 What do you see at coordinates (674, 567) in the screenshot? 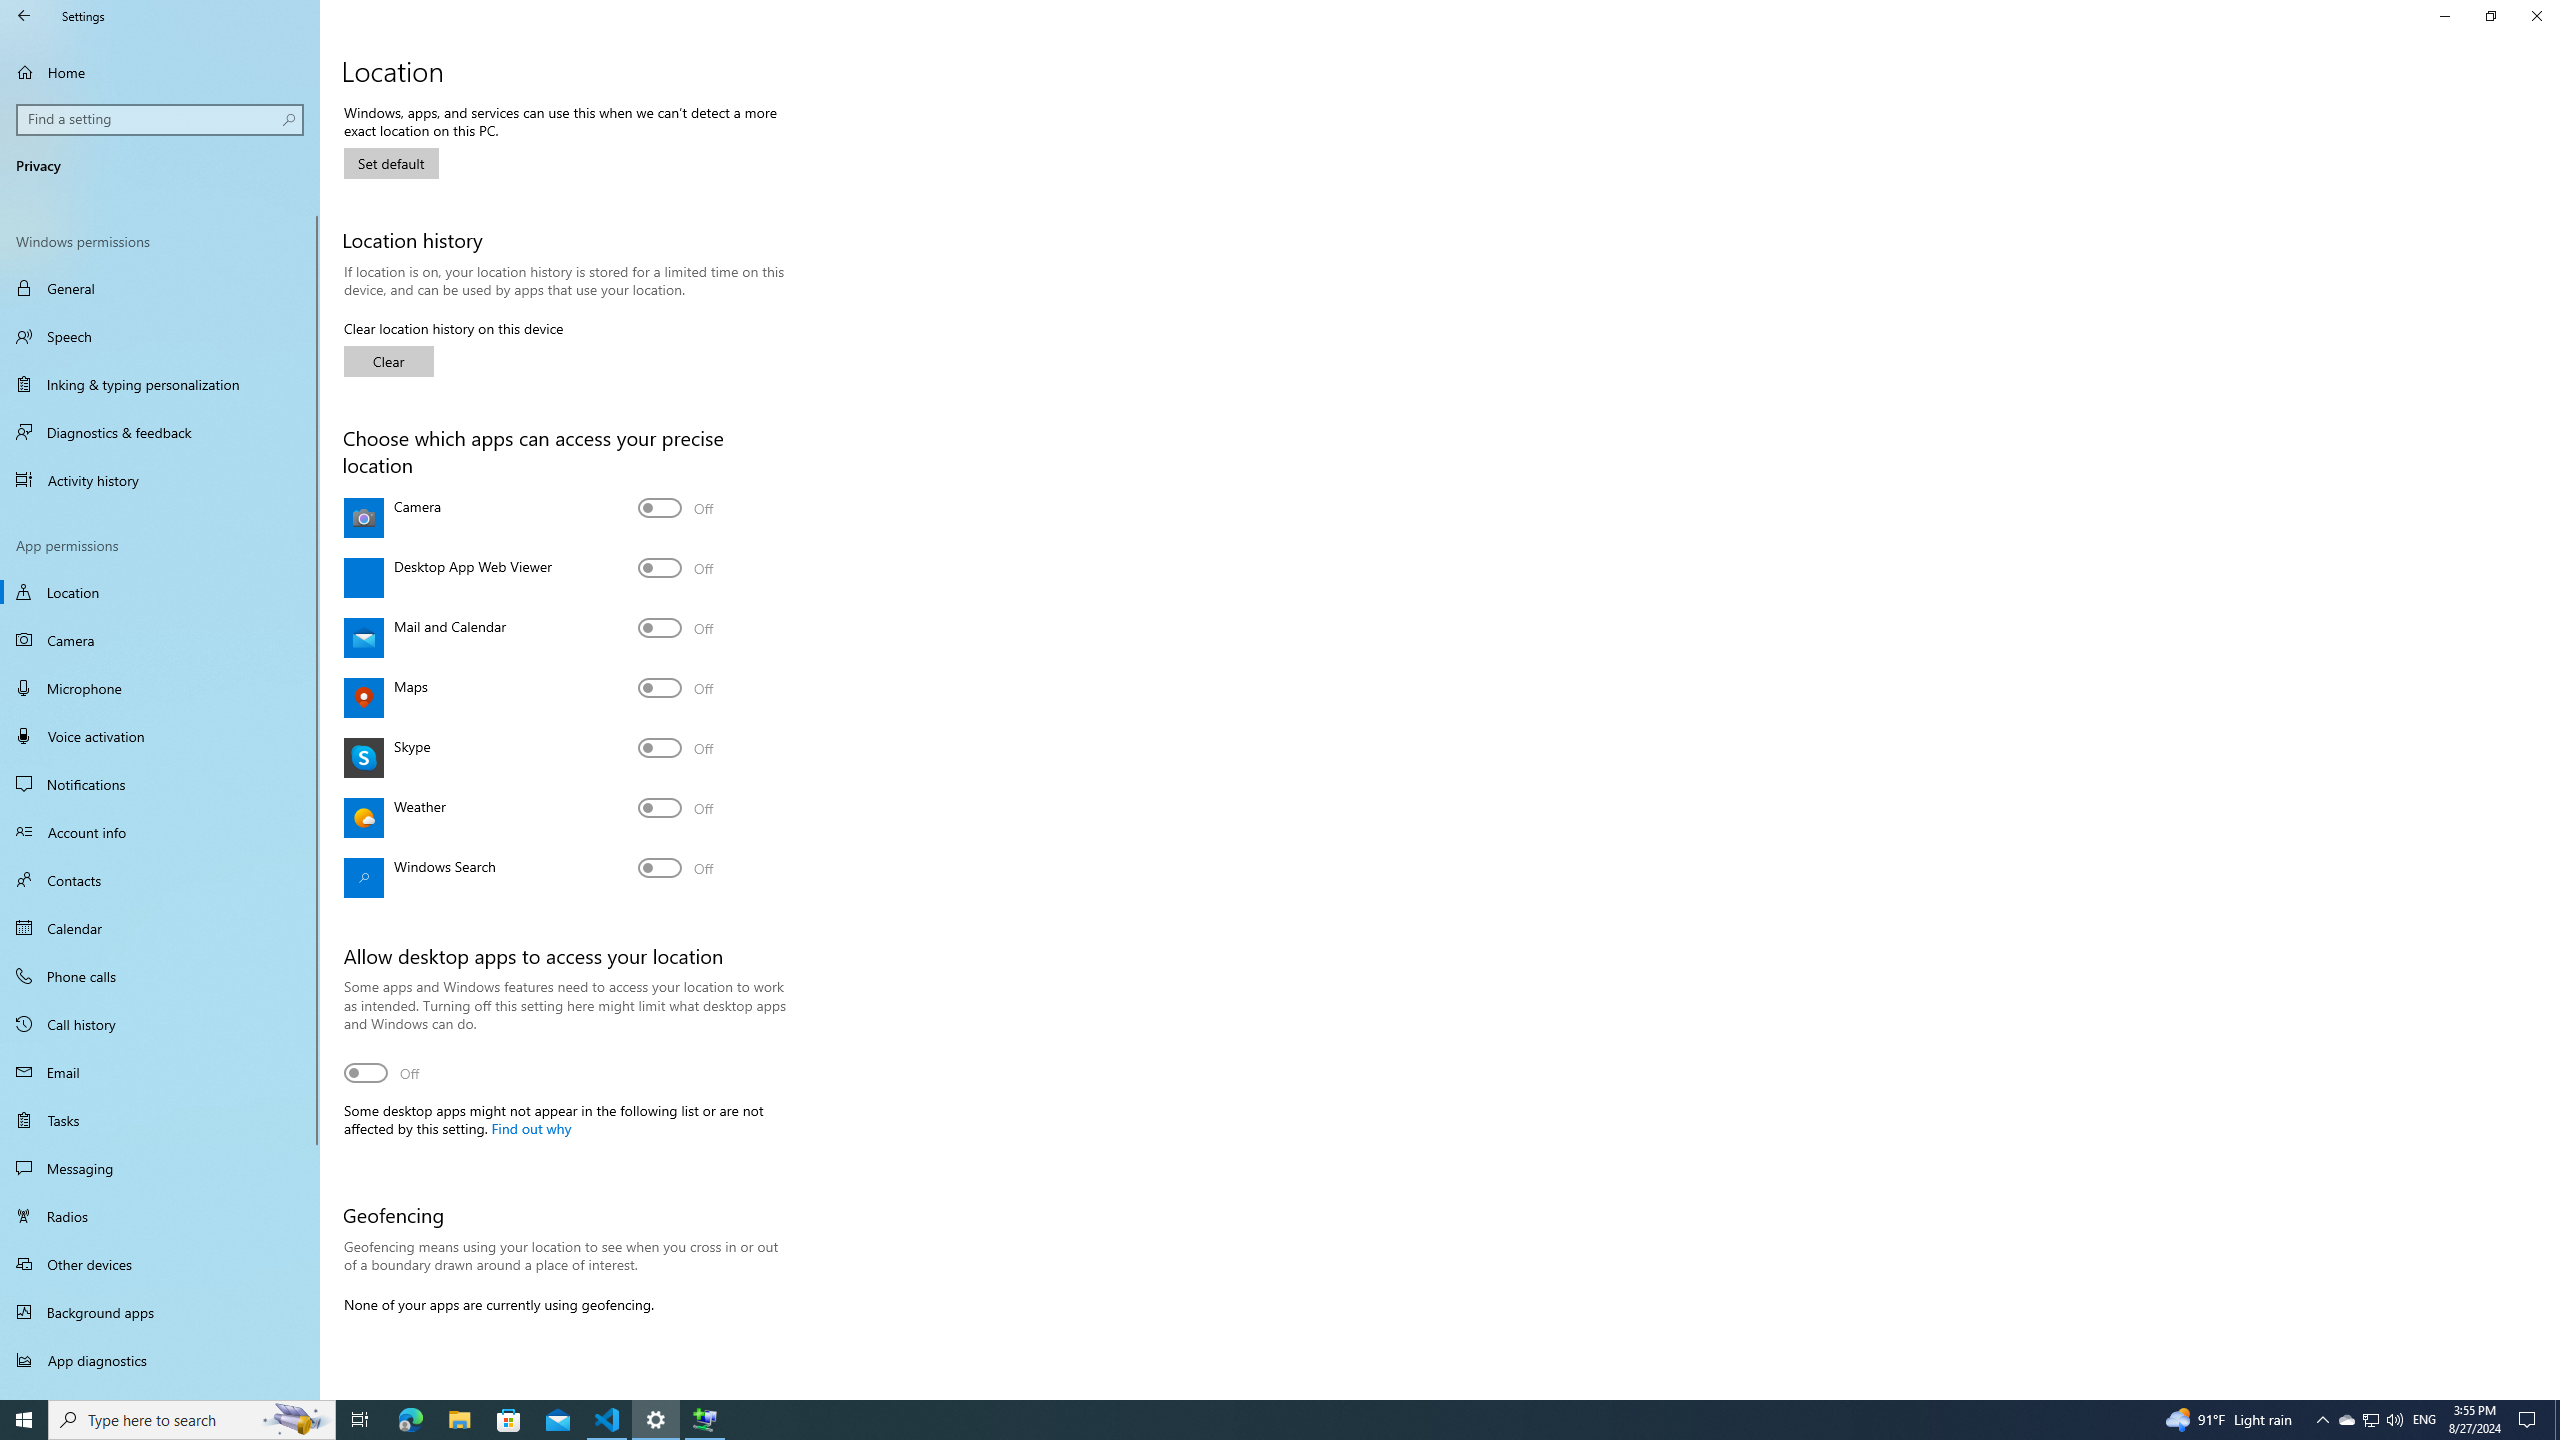
I see `'Desktop App Web Viewer'` at bounding box center [674, 567].